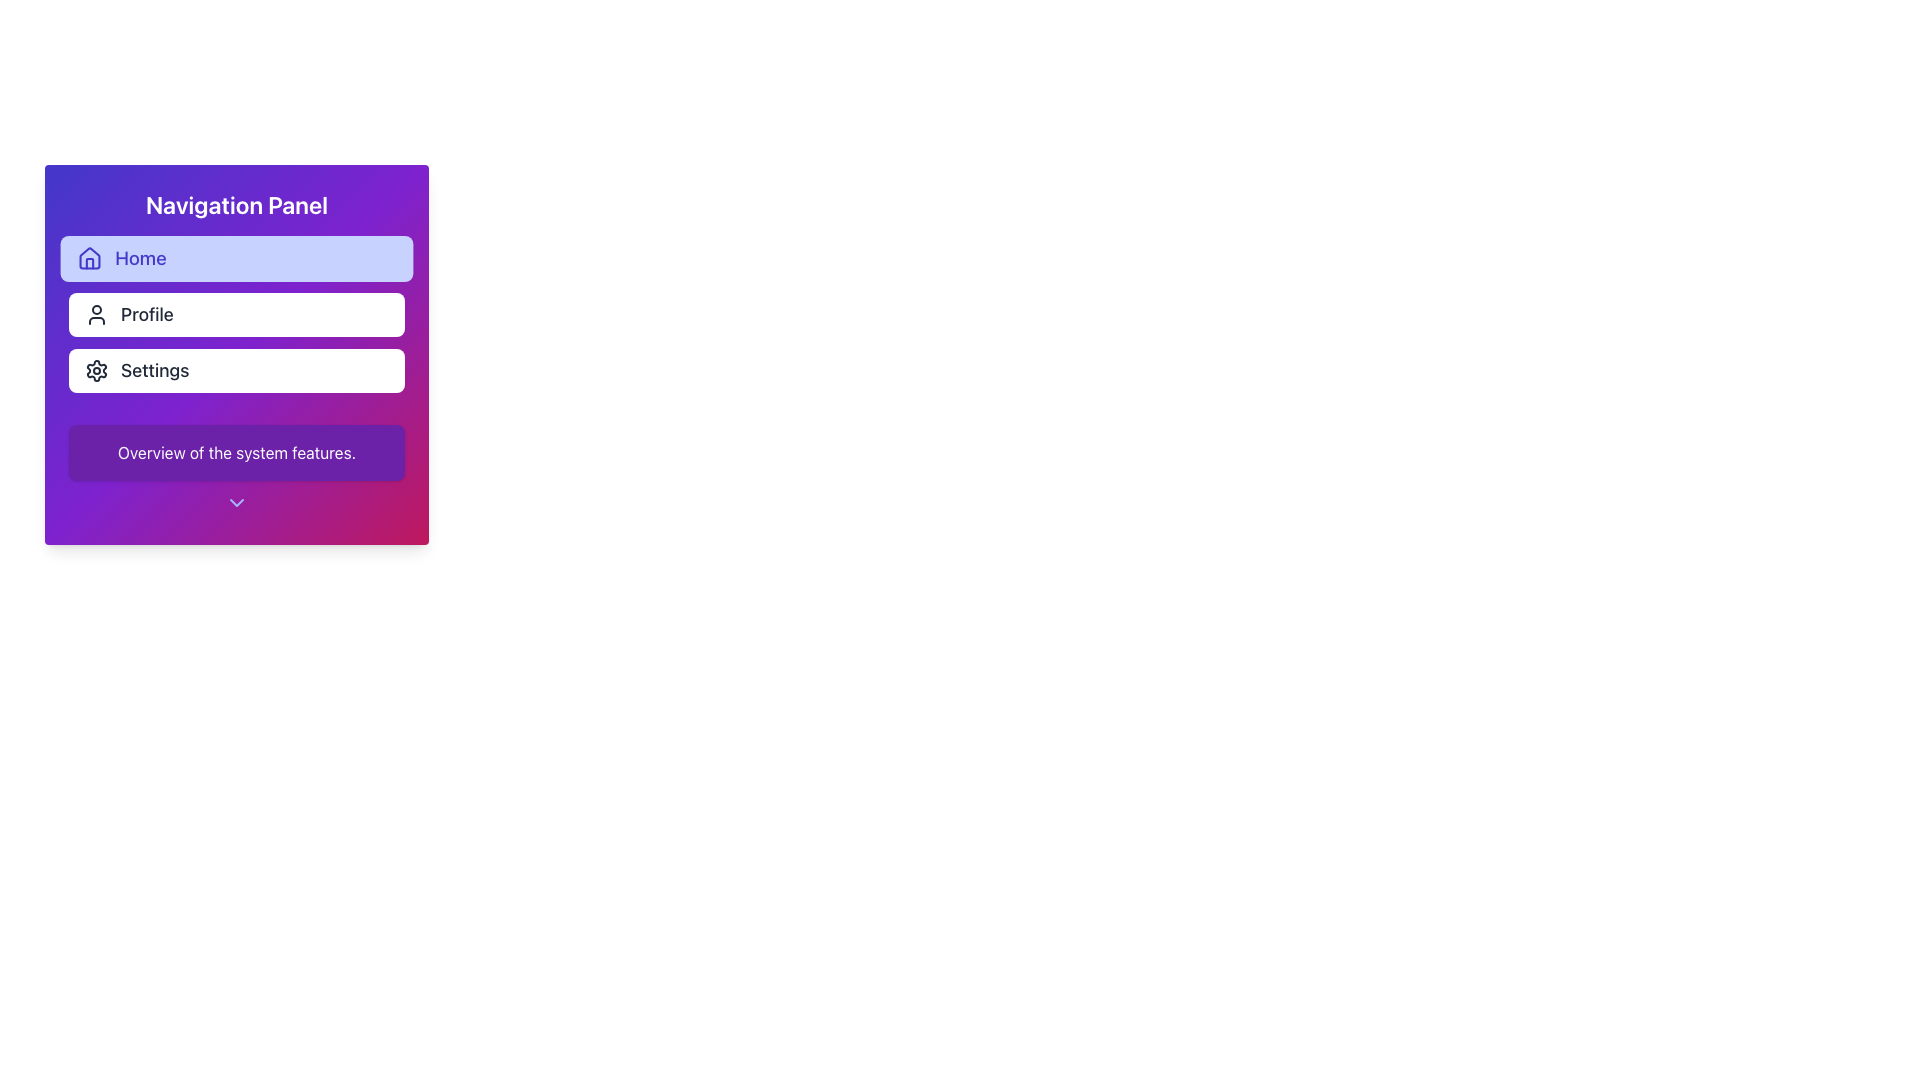 The height and width of the screenshot is (1080, 1920). Describe the element at coordinates (139, 257) in the screenshot. I see `text of the 'Home' label located in the first row of the navigation panel's menu items, which is positioned to the right of a house icon` at that location.